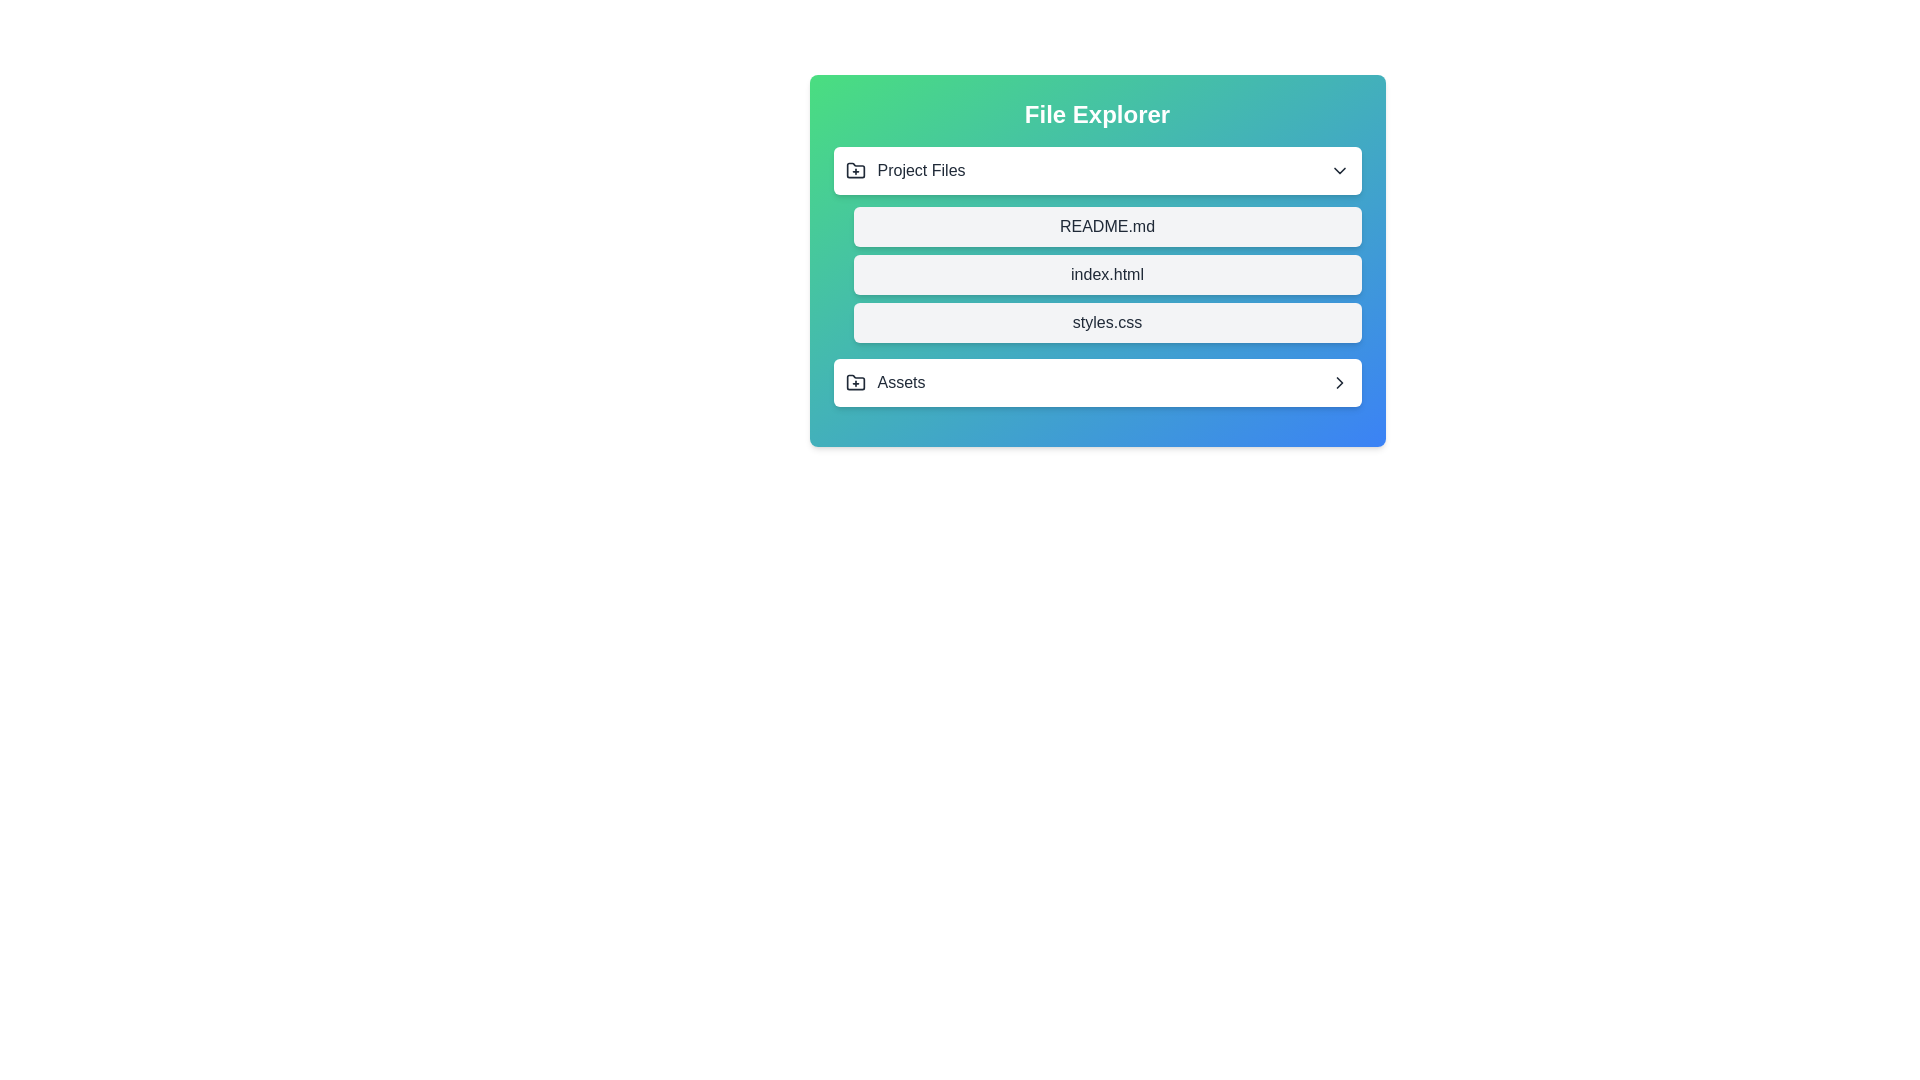 The image size is (1920, 1080). What do you see at coordinates (883, 382) in the screenshot?
I see `the label representing the 'Assets' folder` at bounding box center [883, 382].